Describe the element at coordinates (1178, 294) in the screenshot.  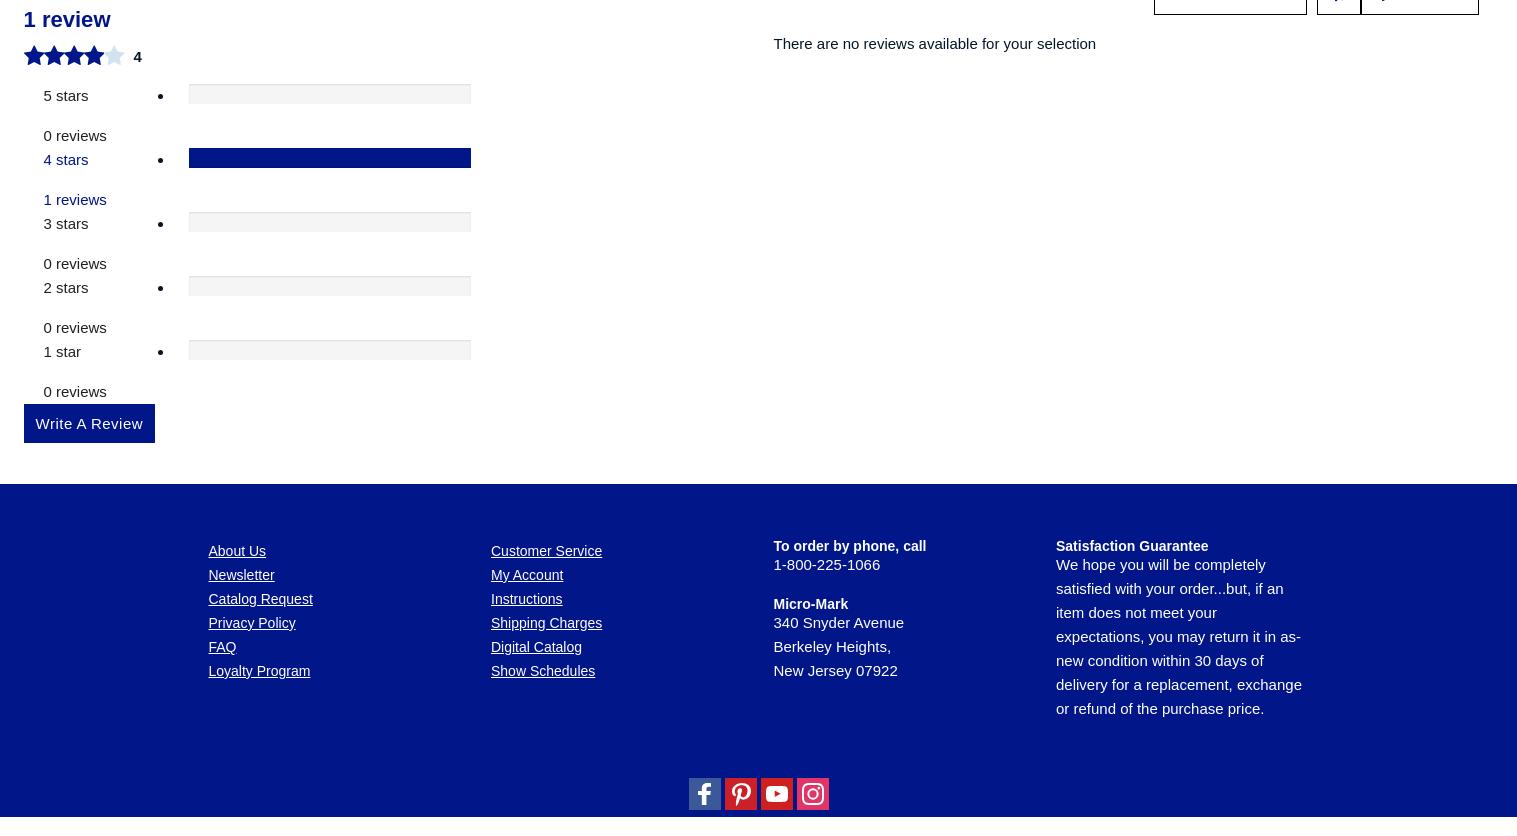
I see `'We hope you will be completely satisfied with your order...but, if an item does not meet your expectations, you may return it in as-new condition within 30 days of delivery for a replacement, exchange or refund of the purchase price.'` at that location.